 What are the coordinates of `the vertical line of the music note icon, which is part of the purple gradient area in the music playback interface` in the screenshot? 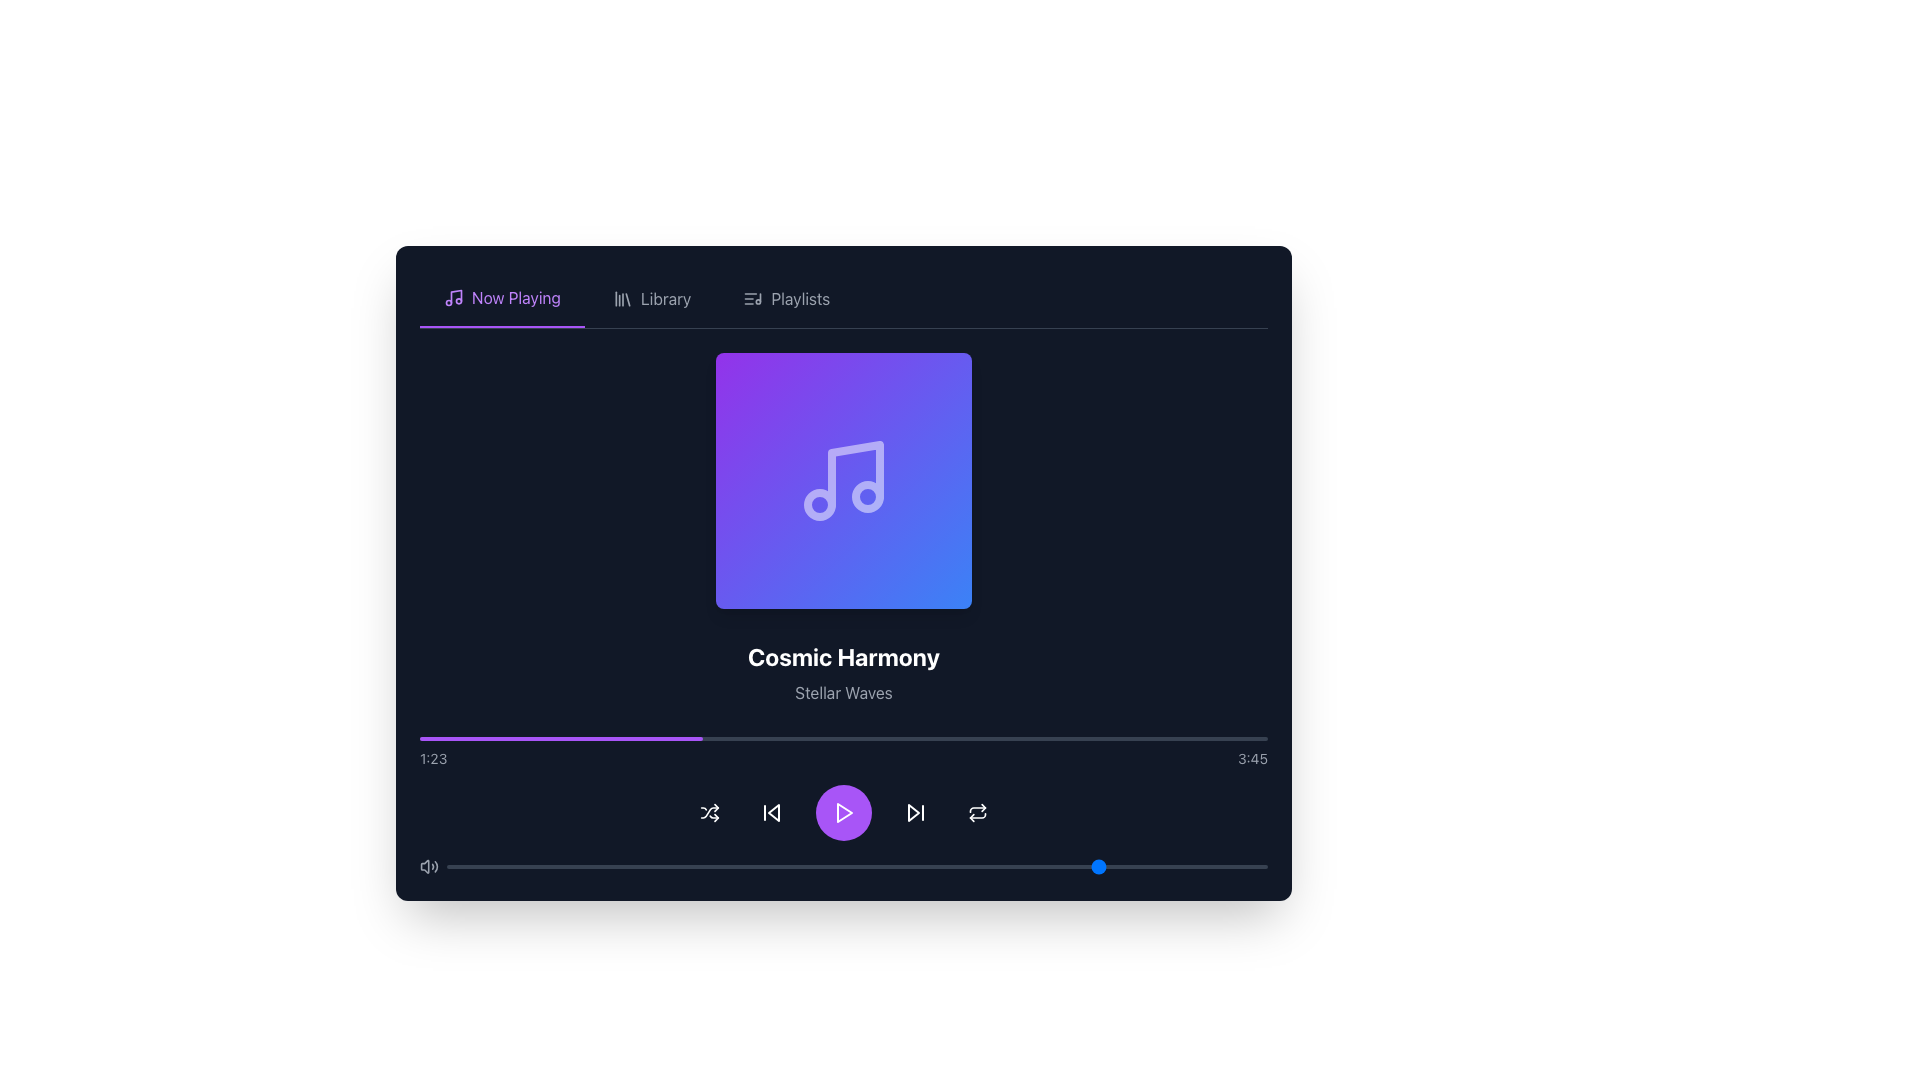 It's located at (855, 474).